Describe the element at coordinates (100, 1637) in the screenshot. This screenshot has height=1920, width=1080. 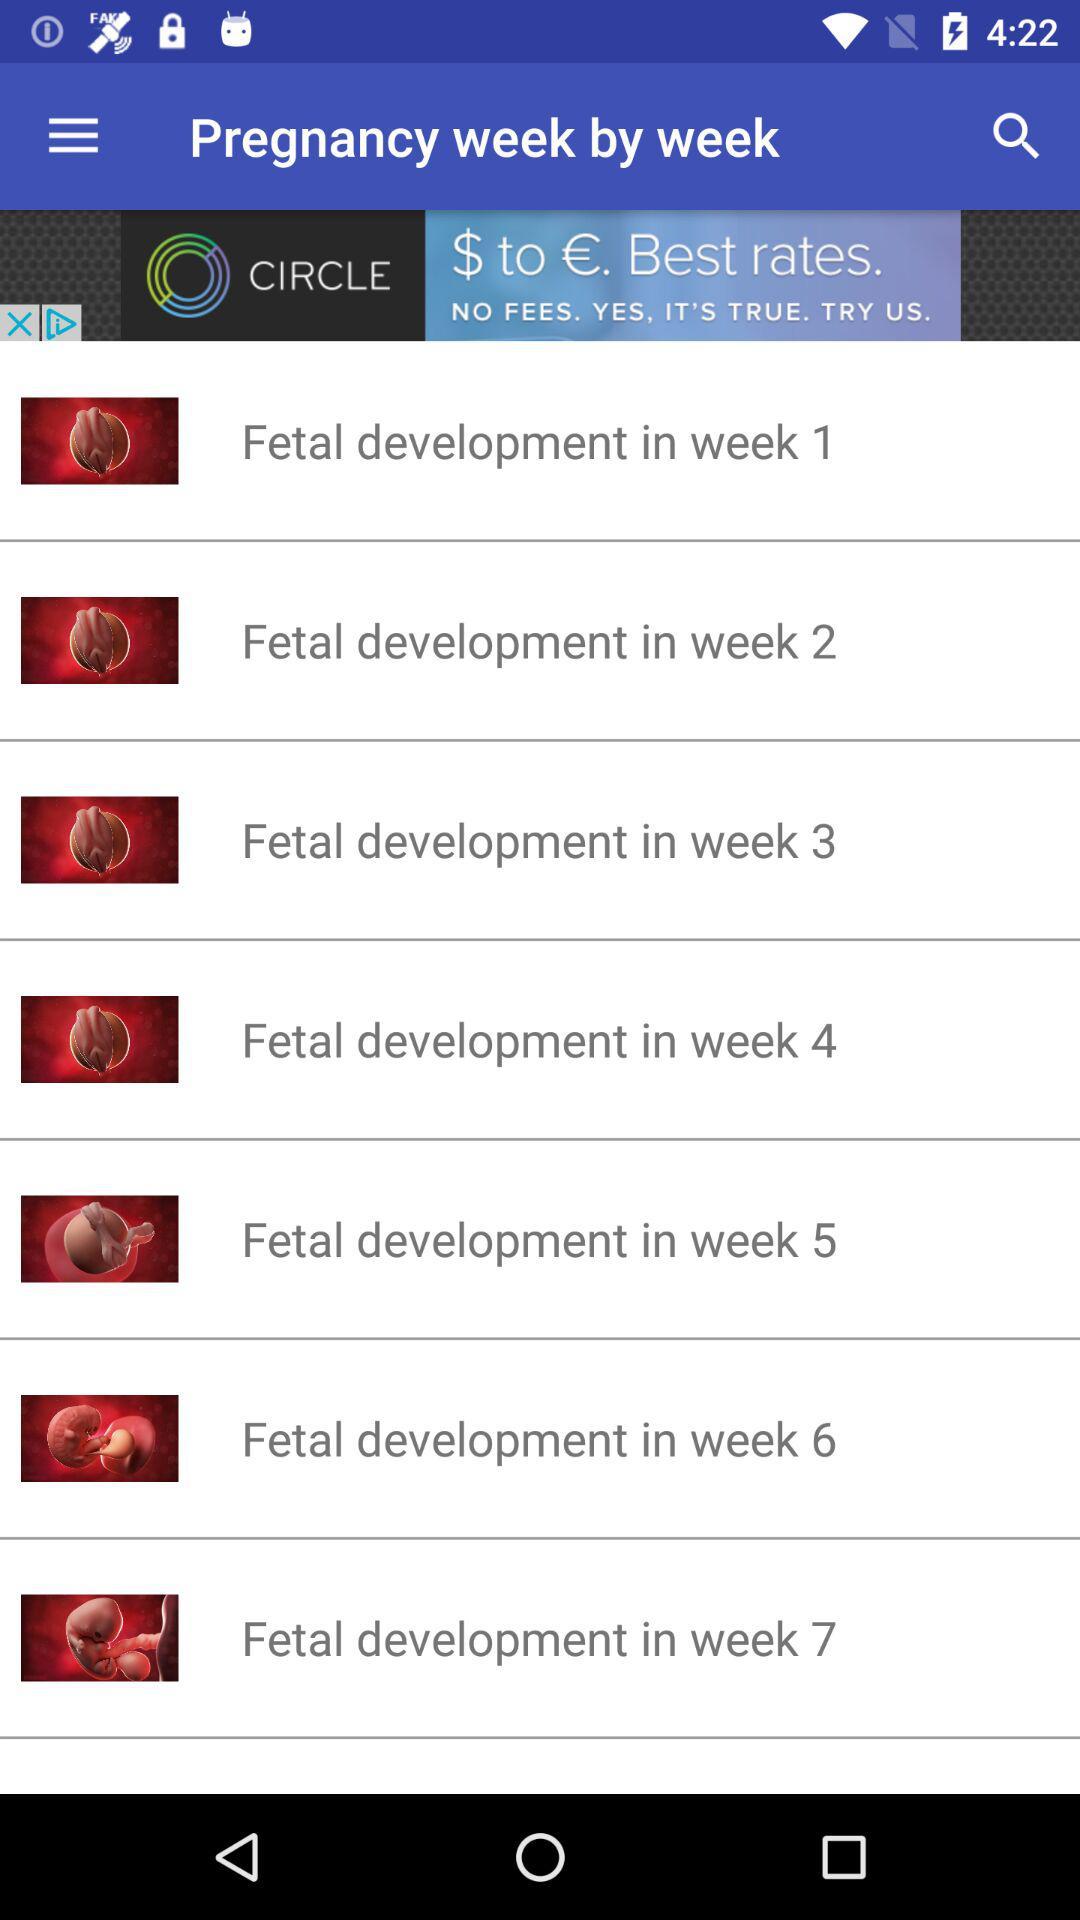
I see `the image on the top left corner of the web page` at that location.